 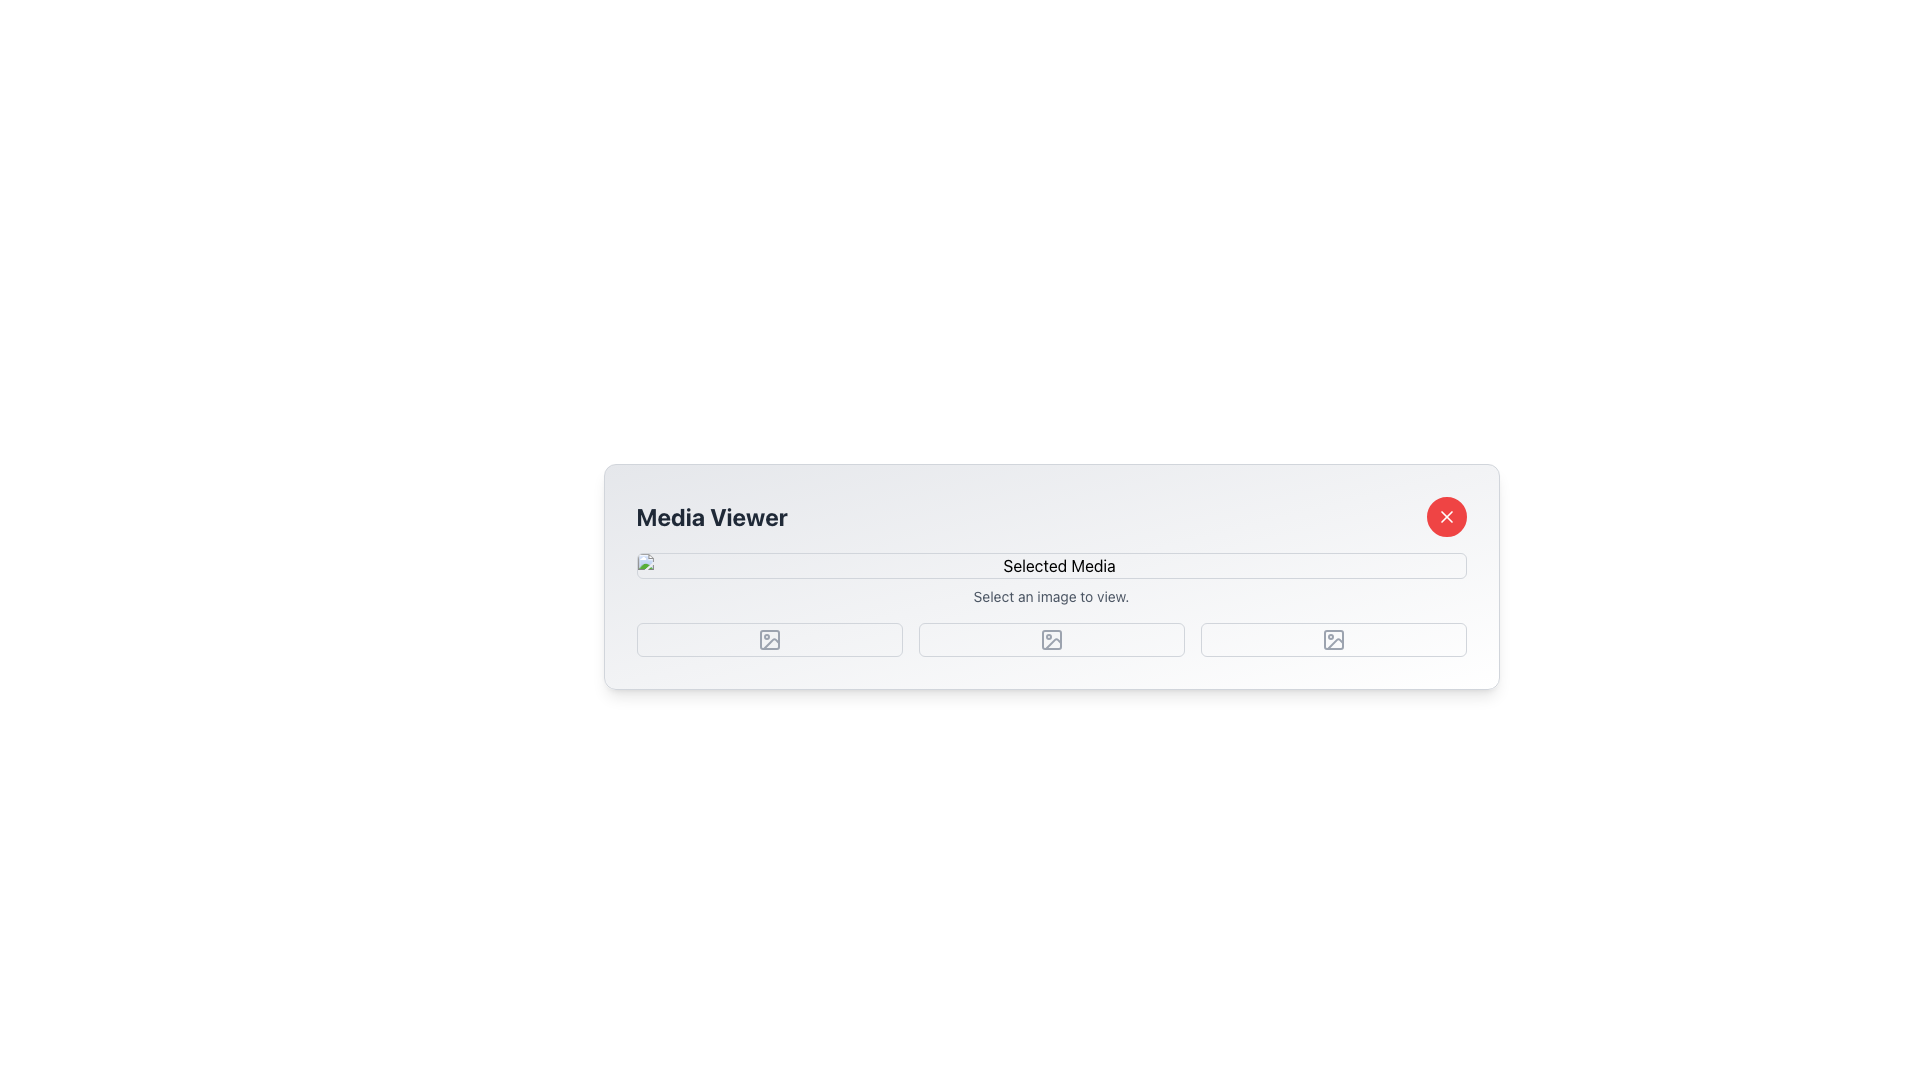 I want to click on the close icon (white 'X' on a red circular button) located in the top-right corner of the 'Media Viewer' panel, so click(x=1446, y=515).